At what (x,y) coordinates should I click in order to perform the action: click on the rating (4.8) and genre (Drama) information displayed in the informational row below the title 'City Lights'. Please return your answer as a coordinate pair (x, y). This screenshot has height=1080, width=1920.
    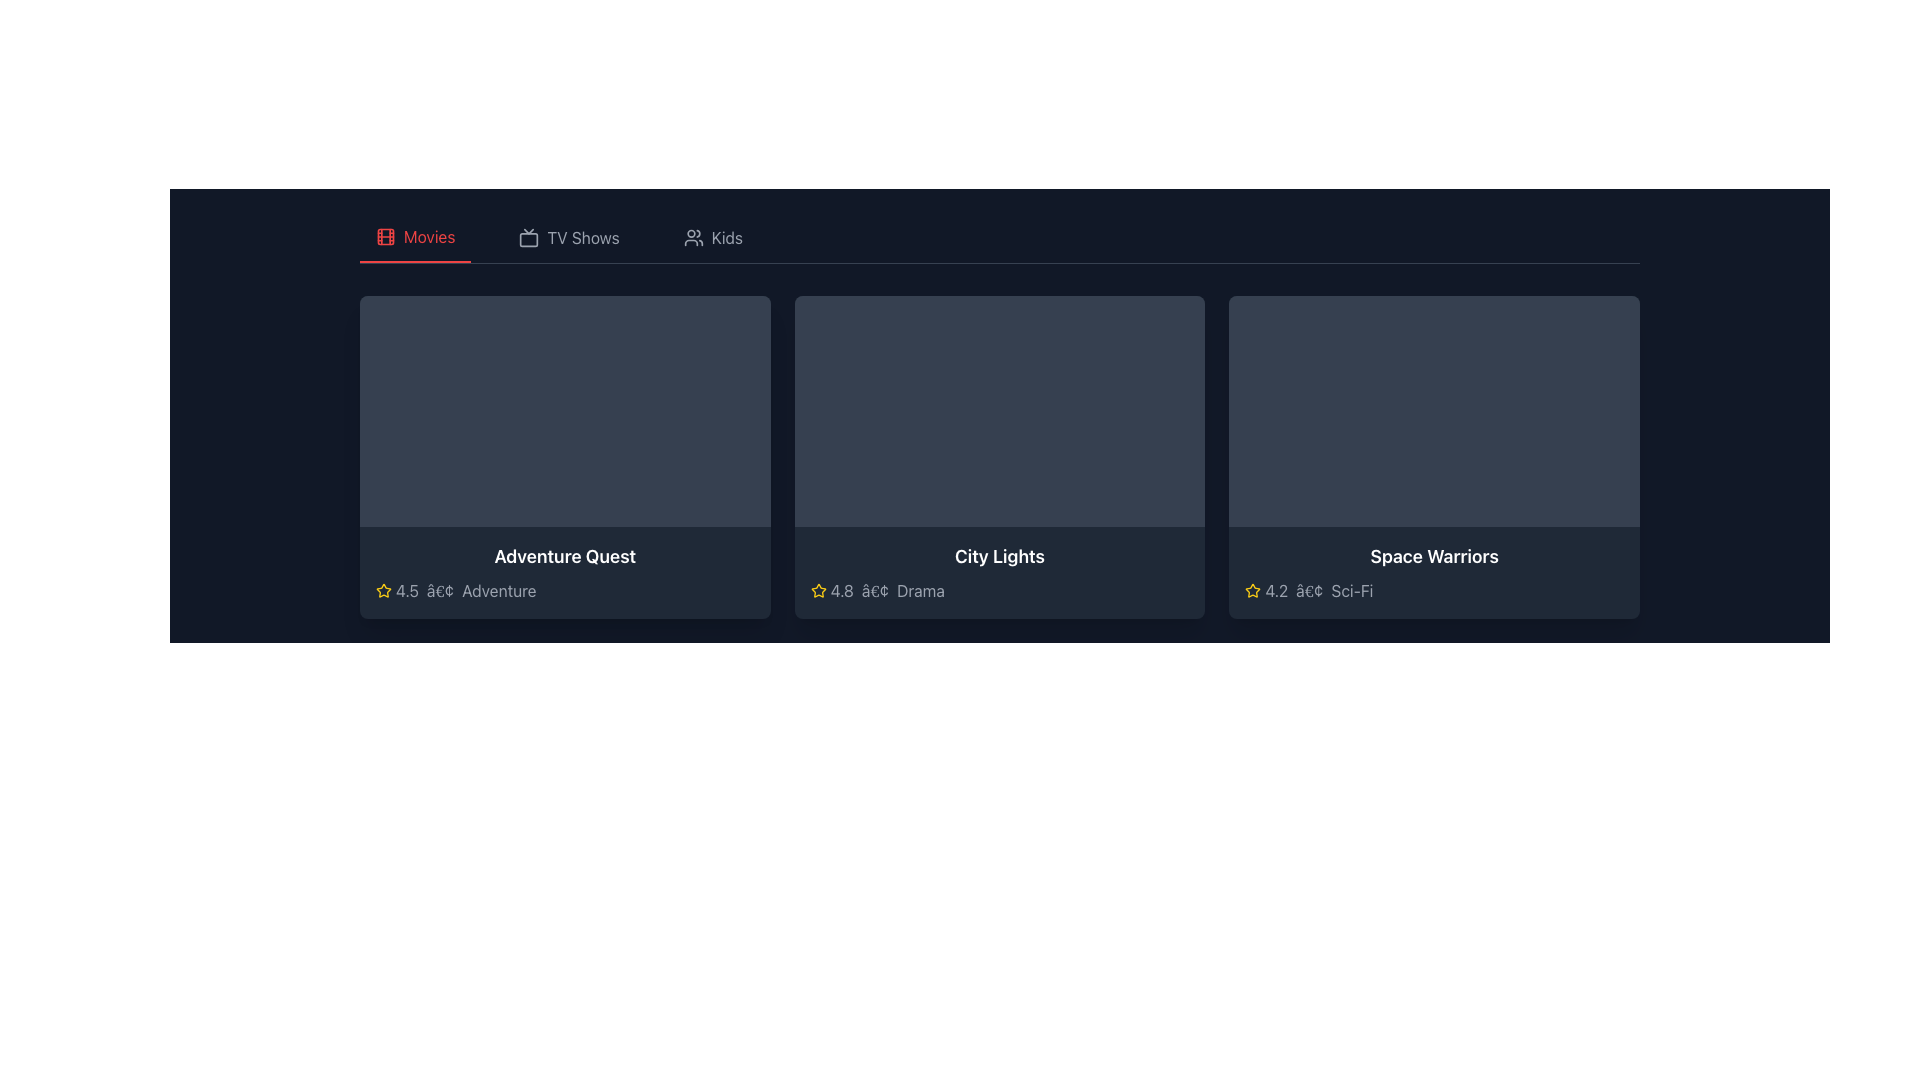
    Looking at the image, I should click on (999, 589).